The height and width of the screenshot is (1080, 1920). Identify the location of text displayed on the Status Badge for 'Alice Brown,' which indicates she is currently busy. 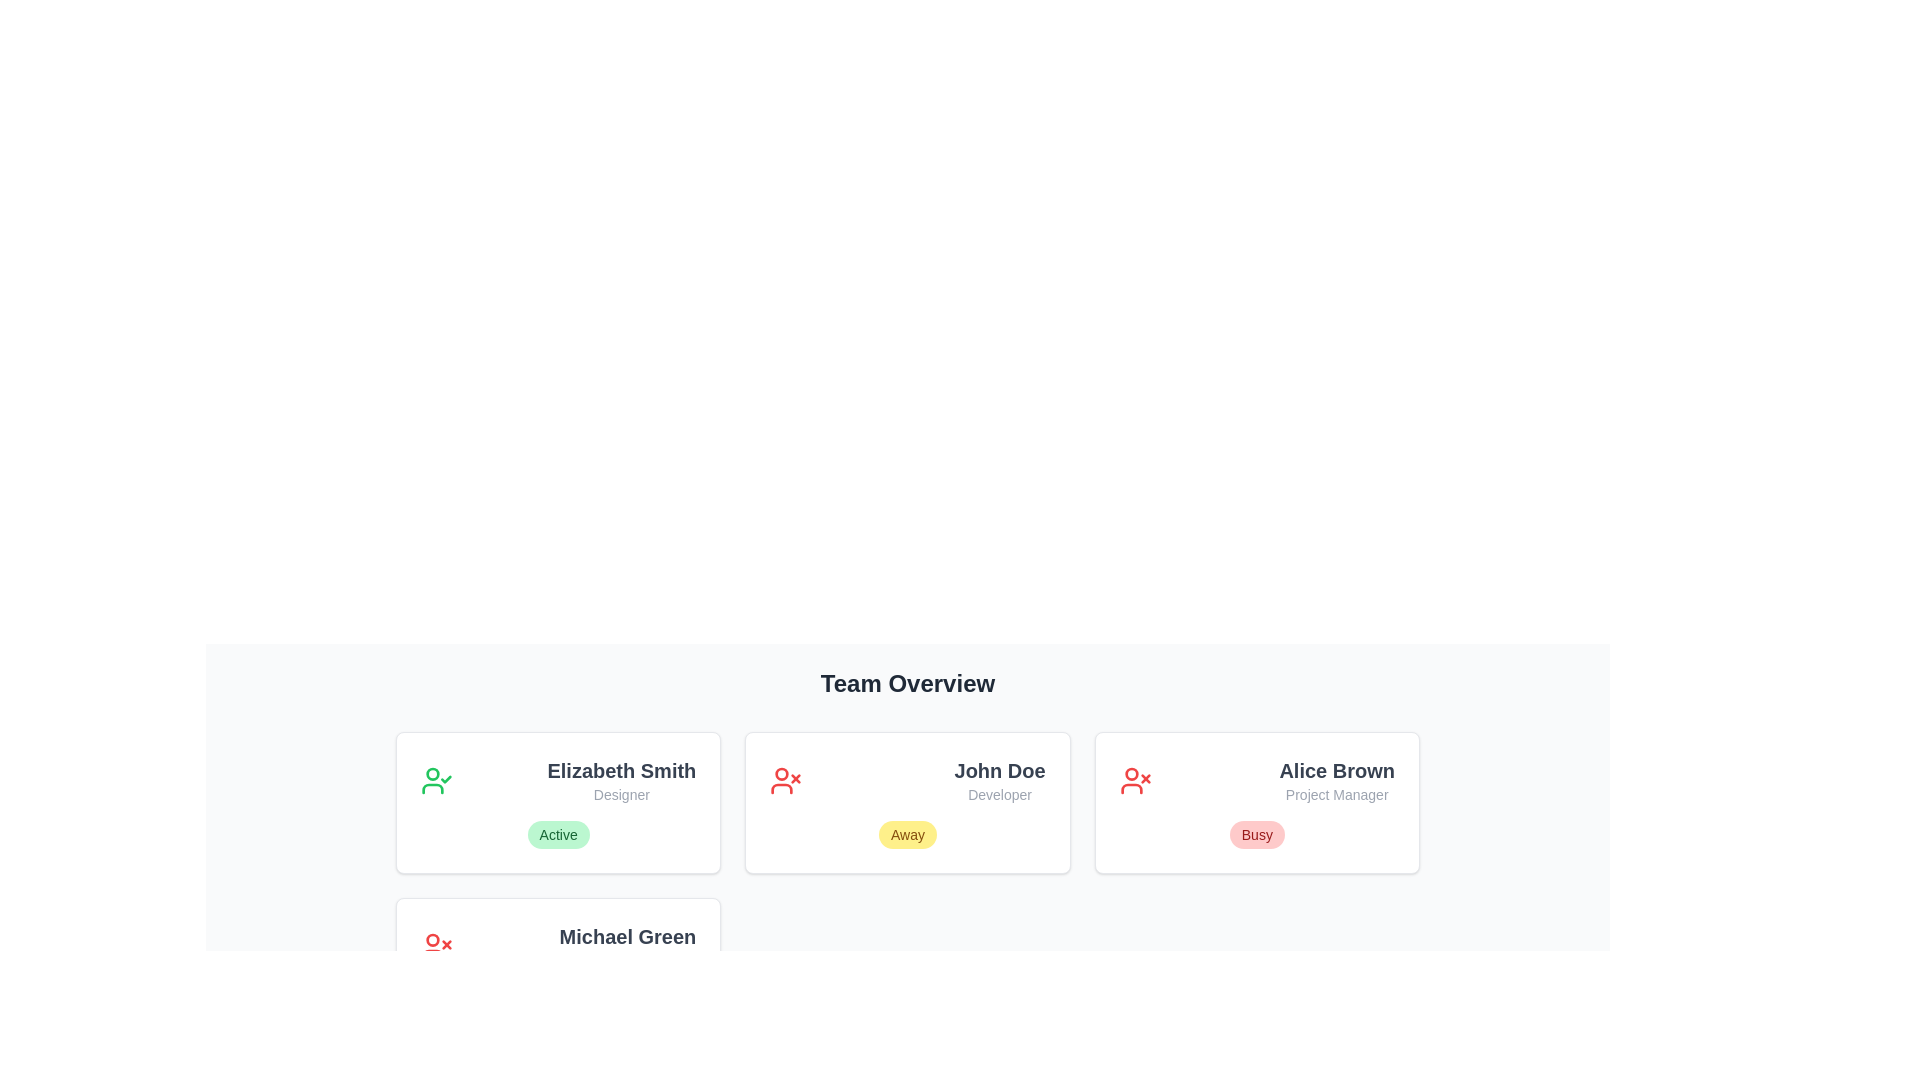
(1256, 834).